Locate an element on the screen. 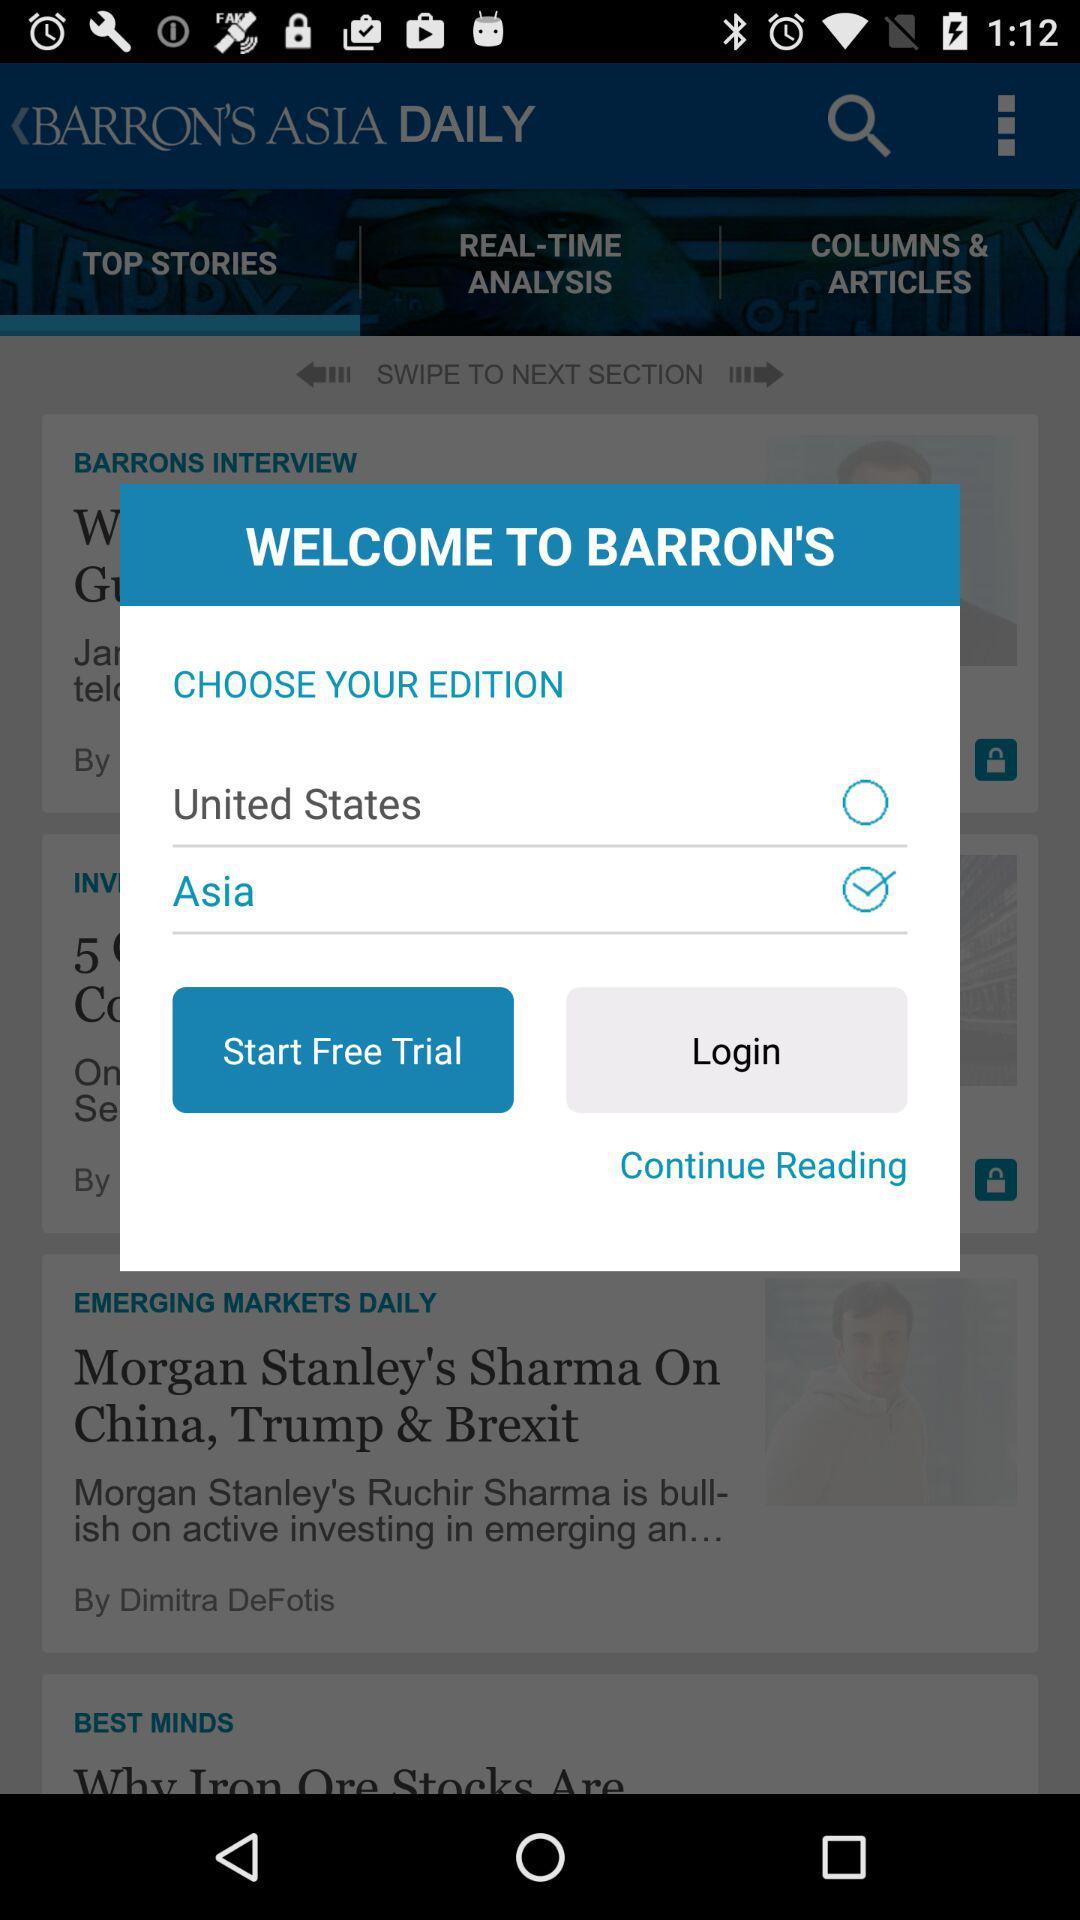 The height and width of the screenshot is (1920, 1080). the login is located at coordinates (736, 1049).